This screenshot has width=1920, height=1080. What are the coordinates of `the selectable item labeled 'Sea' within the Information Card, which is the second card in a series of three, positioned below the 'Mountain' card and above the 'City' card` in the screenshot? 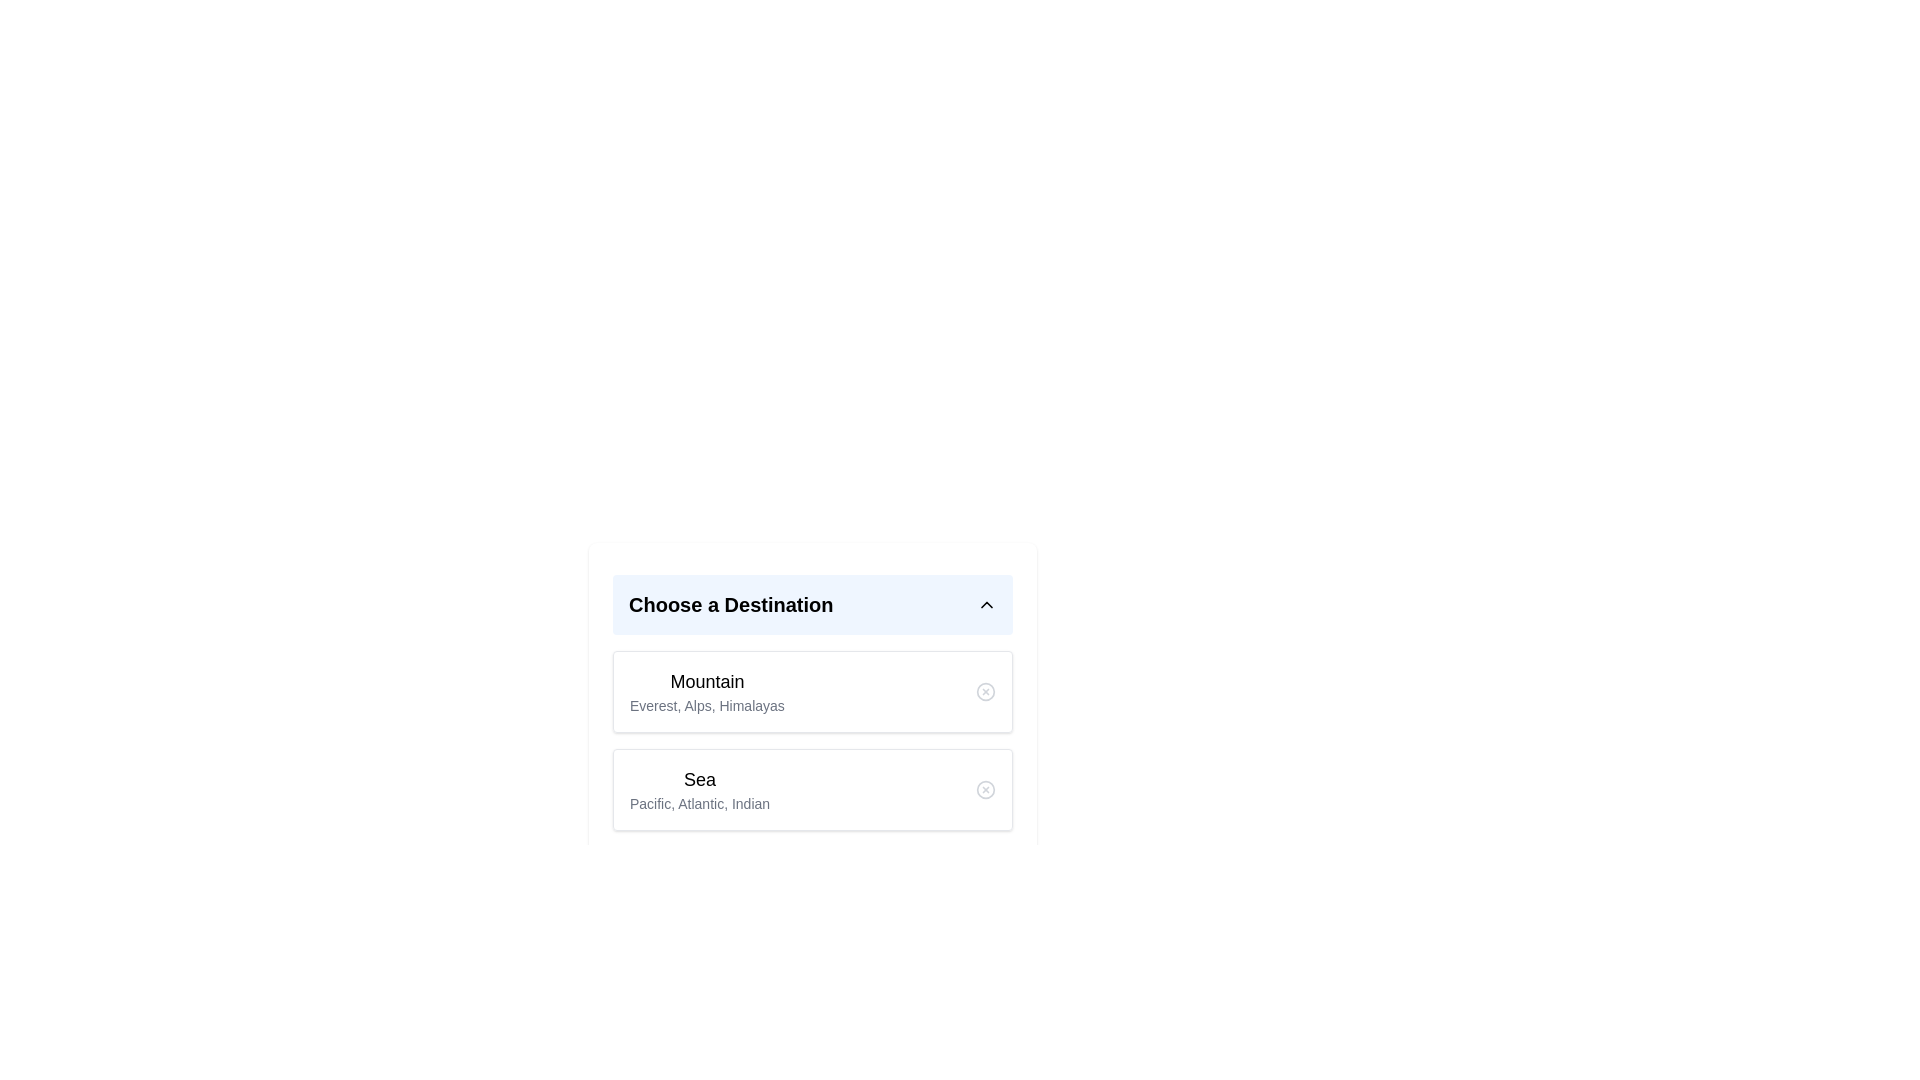 It's located at (812, 789).